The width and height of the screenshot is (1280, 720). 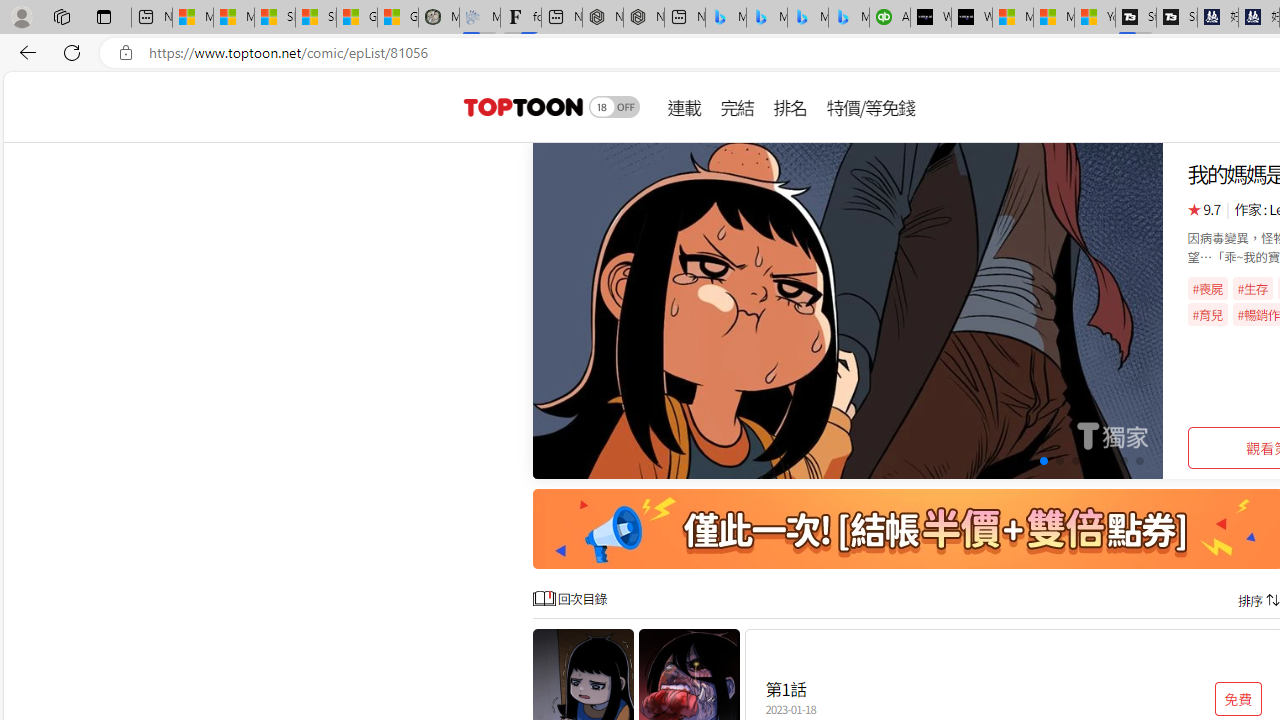 What do you see at coordinates (643, 17) in the screenshot?
I see `'Nordace - #1 Japanese Best-Seller - Siena Smart Backpack'` at bounding box center [643, 17].